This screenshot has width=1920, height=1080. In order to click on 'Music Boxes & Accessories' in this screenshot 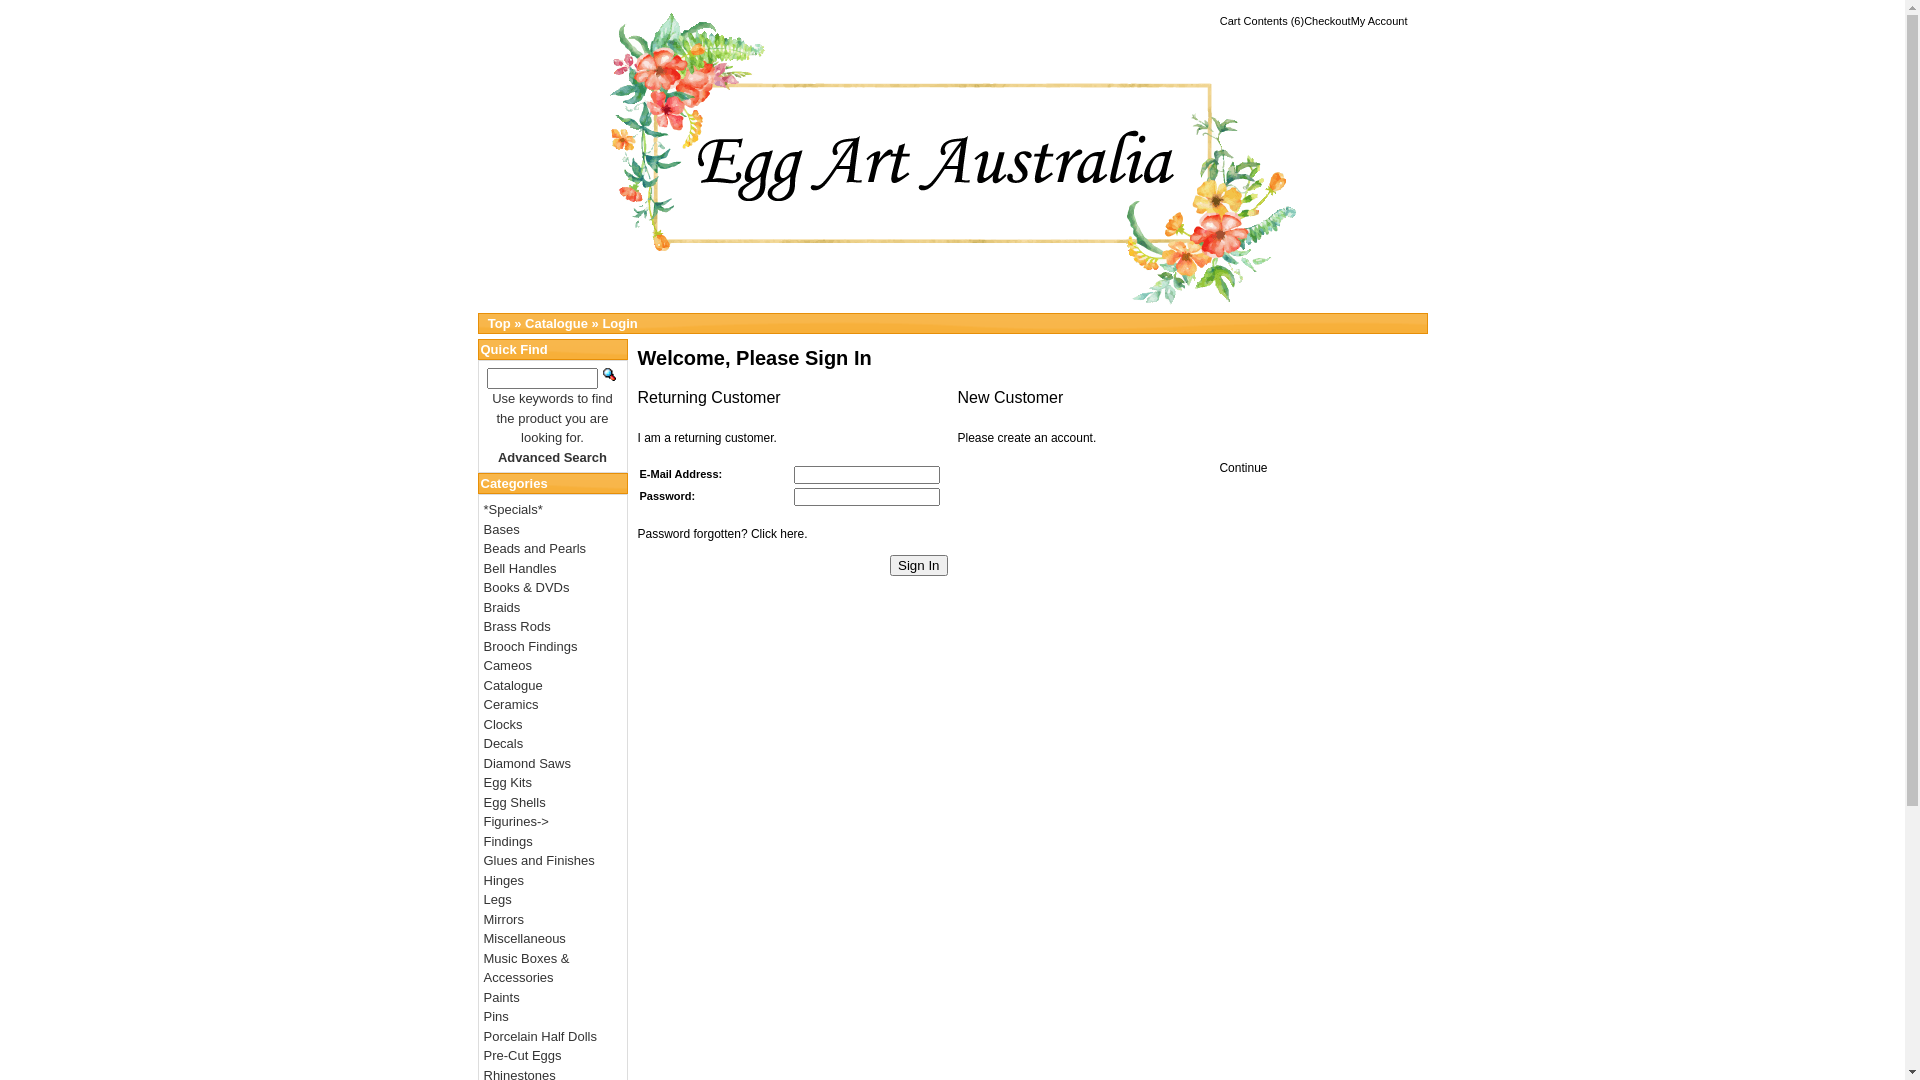, I will do `click(527, 966)`.